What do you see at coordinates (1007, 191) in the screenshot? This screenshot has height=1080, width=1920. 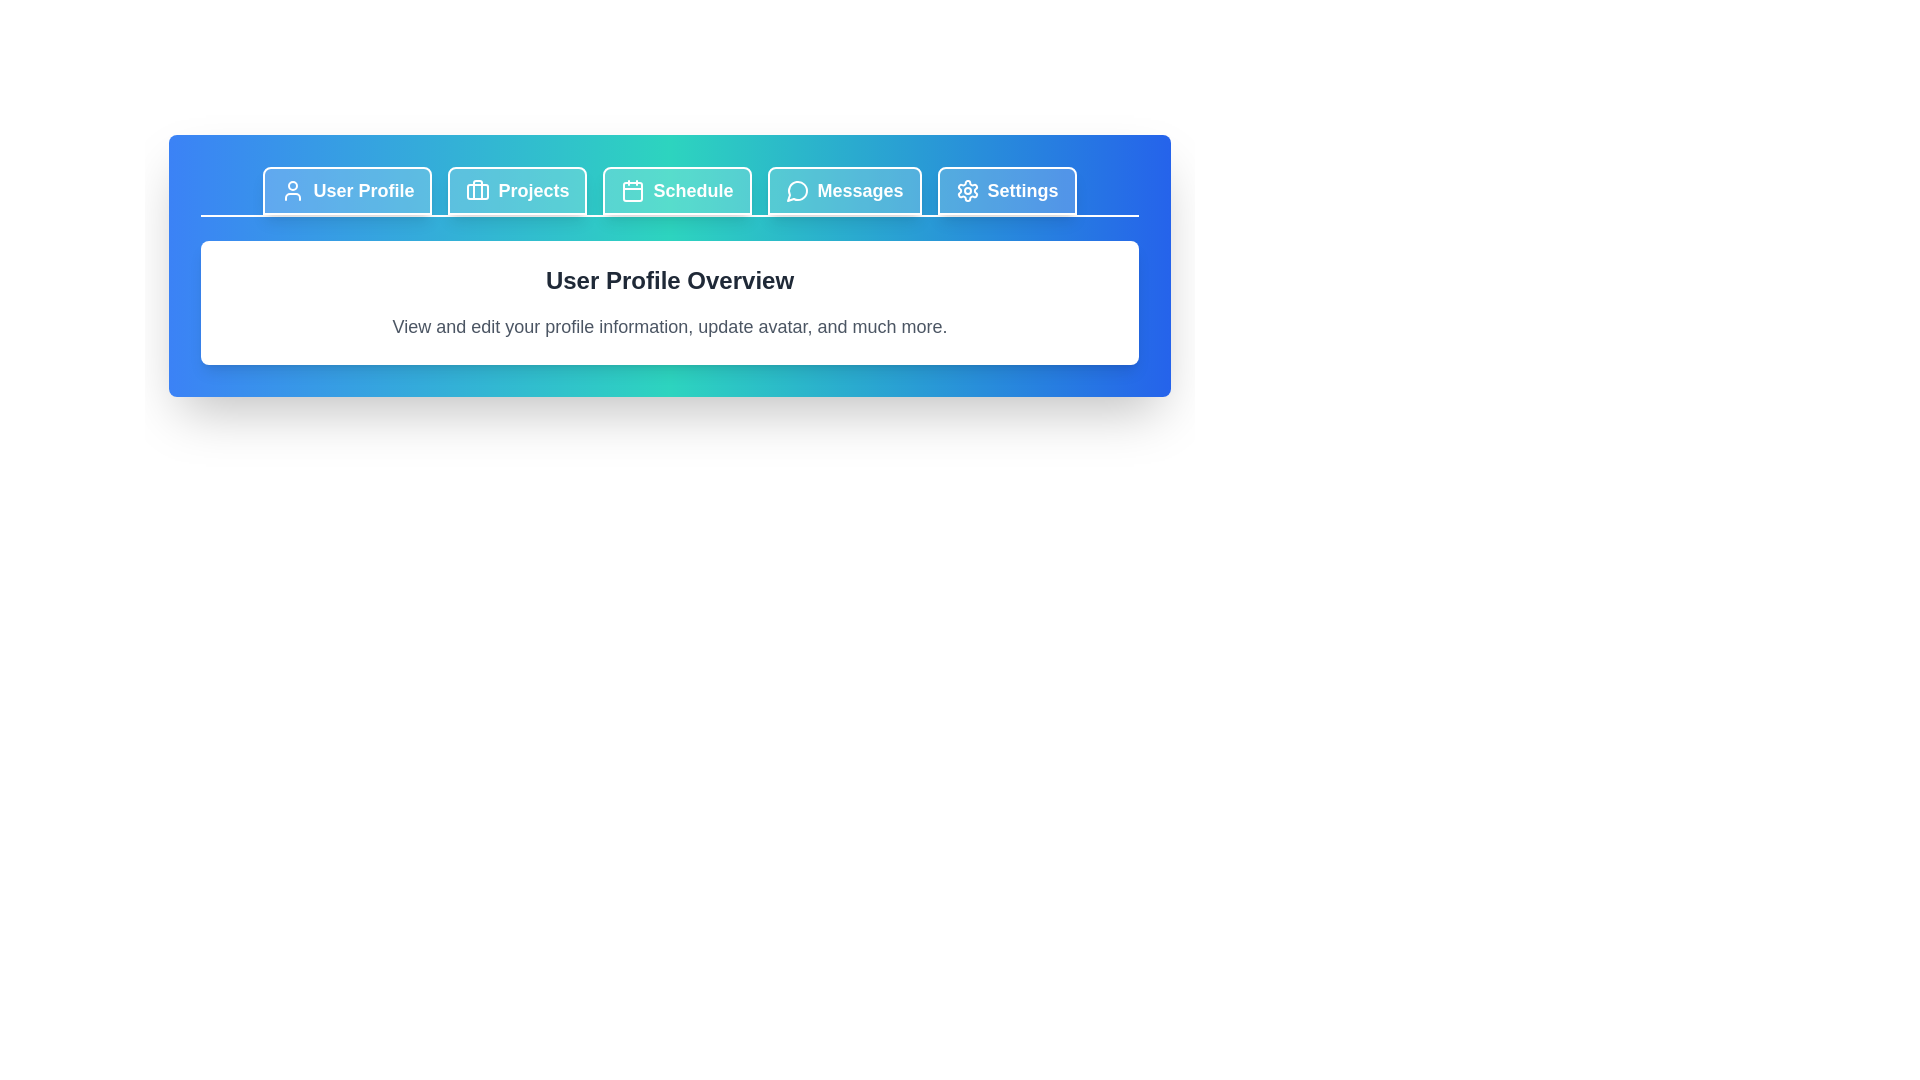 I see `the 'Settings' tab in the navigation bar, which features white text on a blue background with a gear icon` at bounding box center [1007, 191].